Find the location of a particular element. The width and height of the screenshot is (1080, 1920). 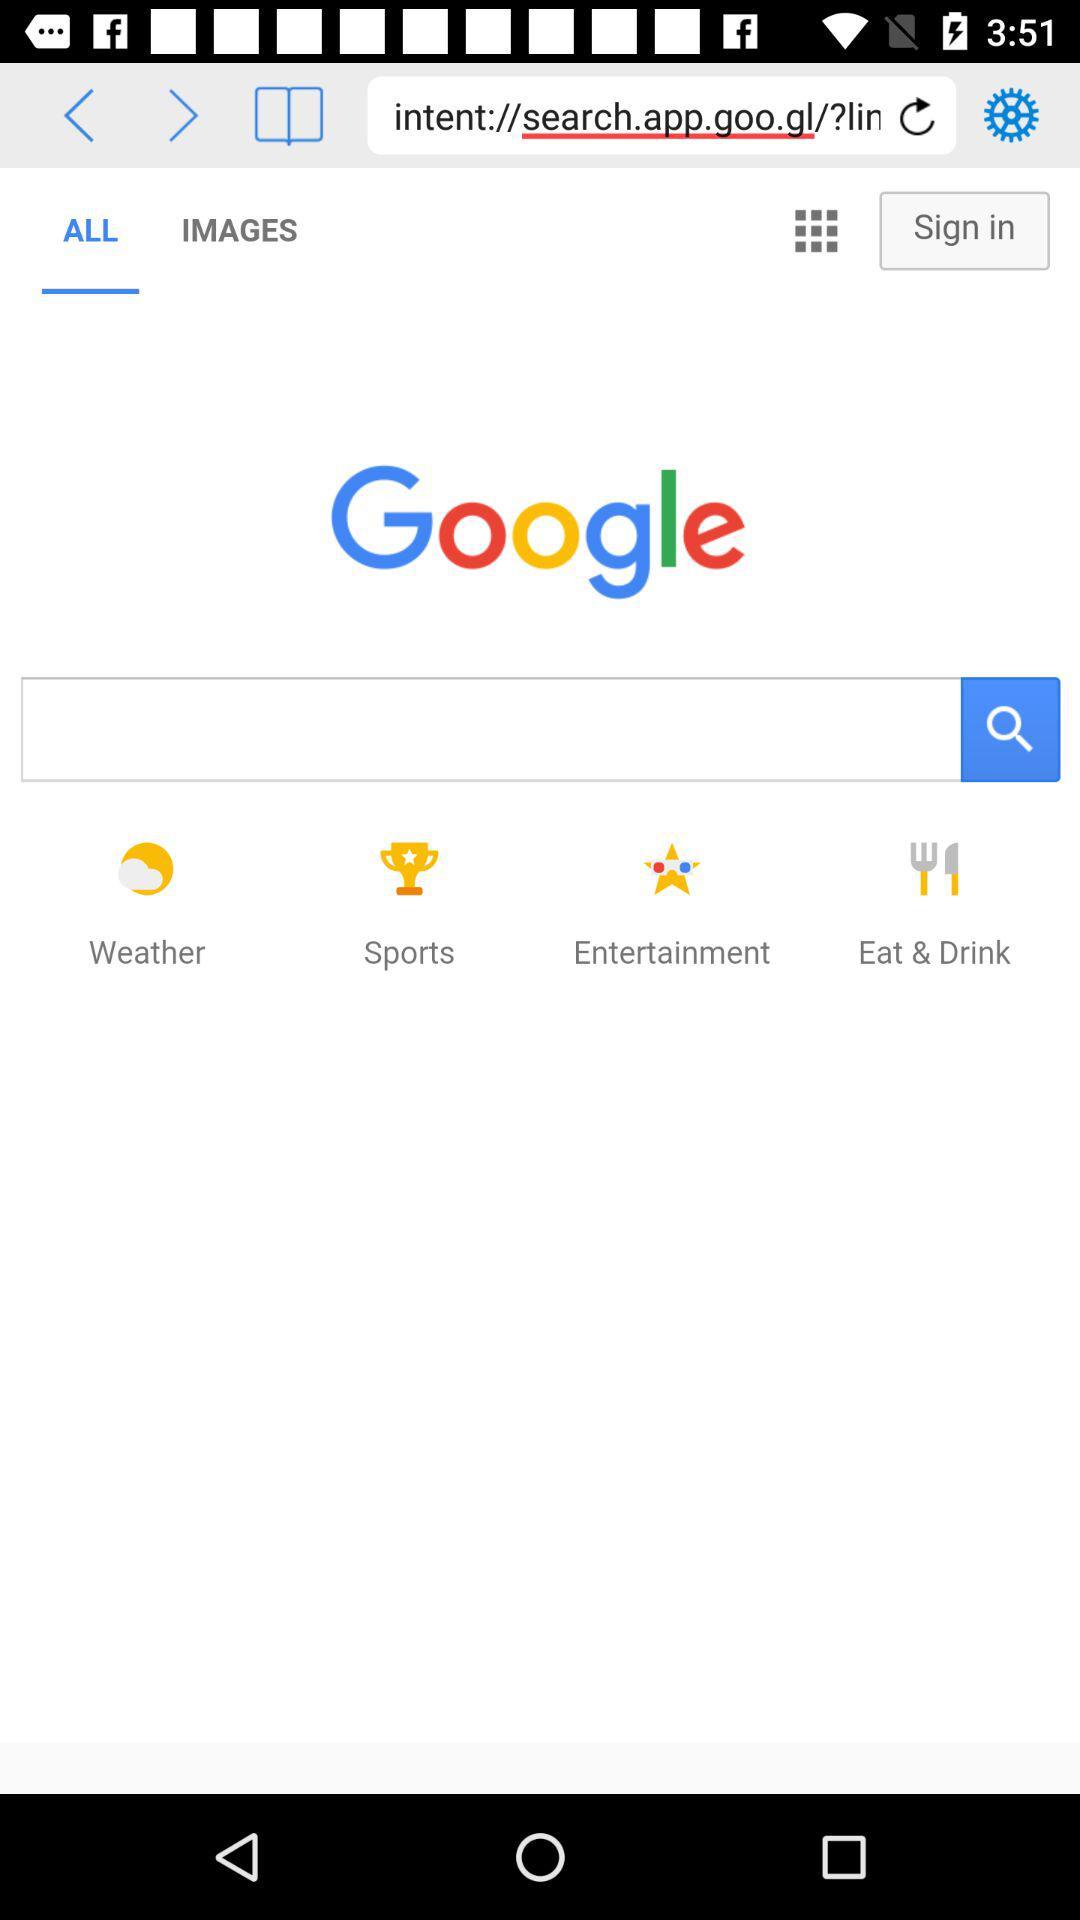

previous button is located at coordinates (77, 114).